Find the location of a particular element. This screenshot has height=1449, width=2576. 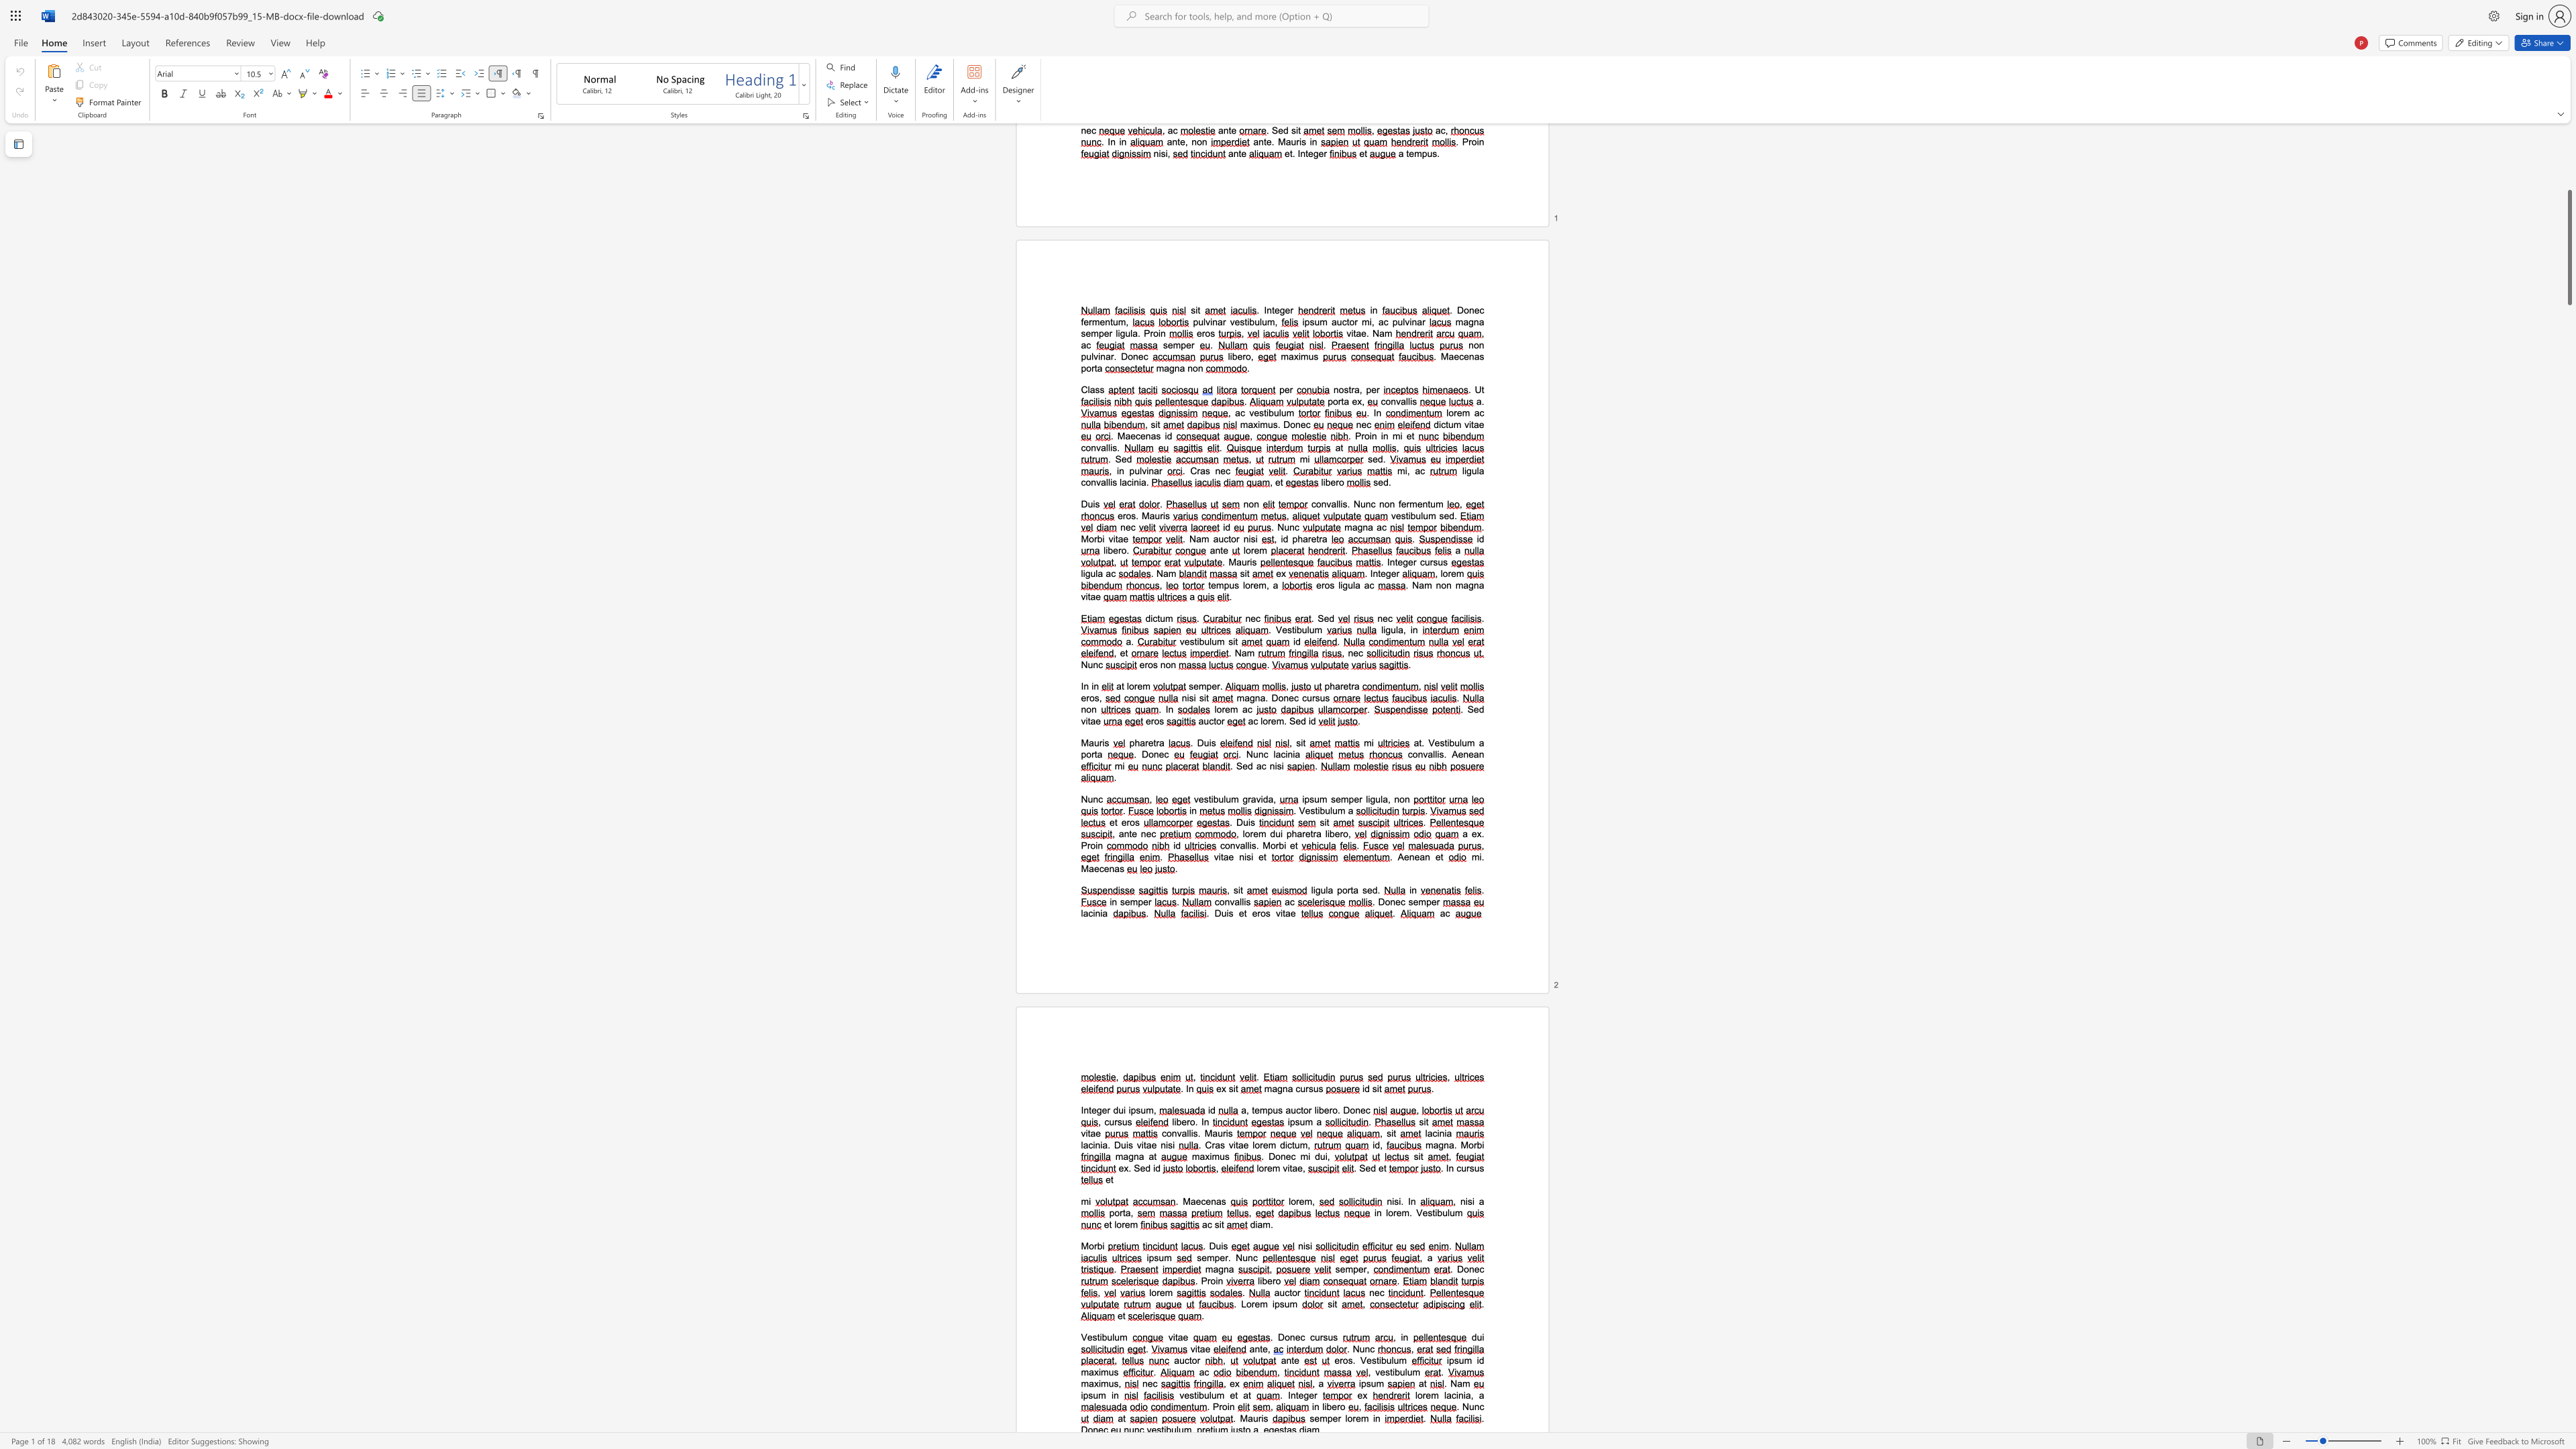

the 1th character "t" in the text is located at coordinates (1097, 1336).